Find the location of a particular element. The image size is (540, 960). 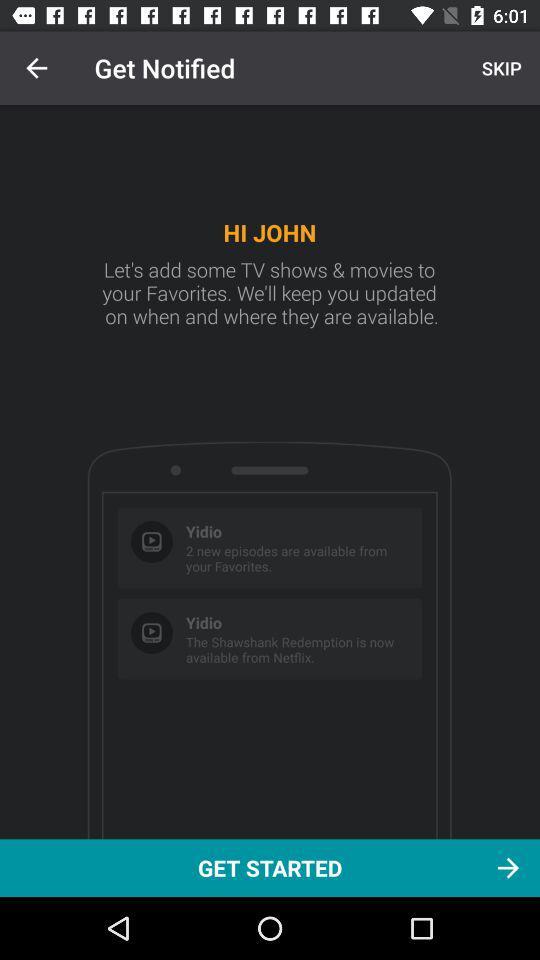

skip at the top right corner is located at coordinates (498, 68).